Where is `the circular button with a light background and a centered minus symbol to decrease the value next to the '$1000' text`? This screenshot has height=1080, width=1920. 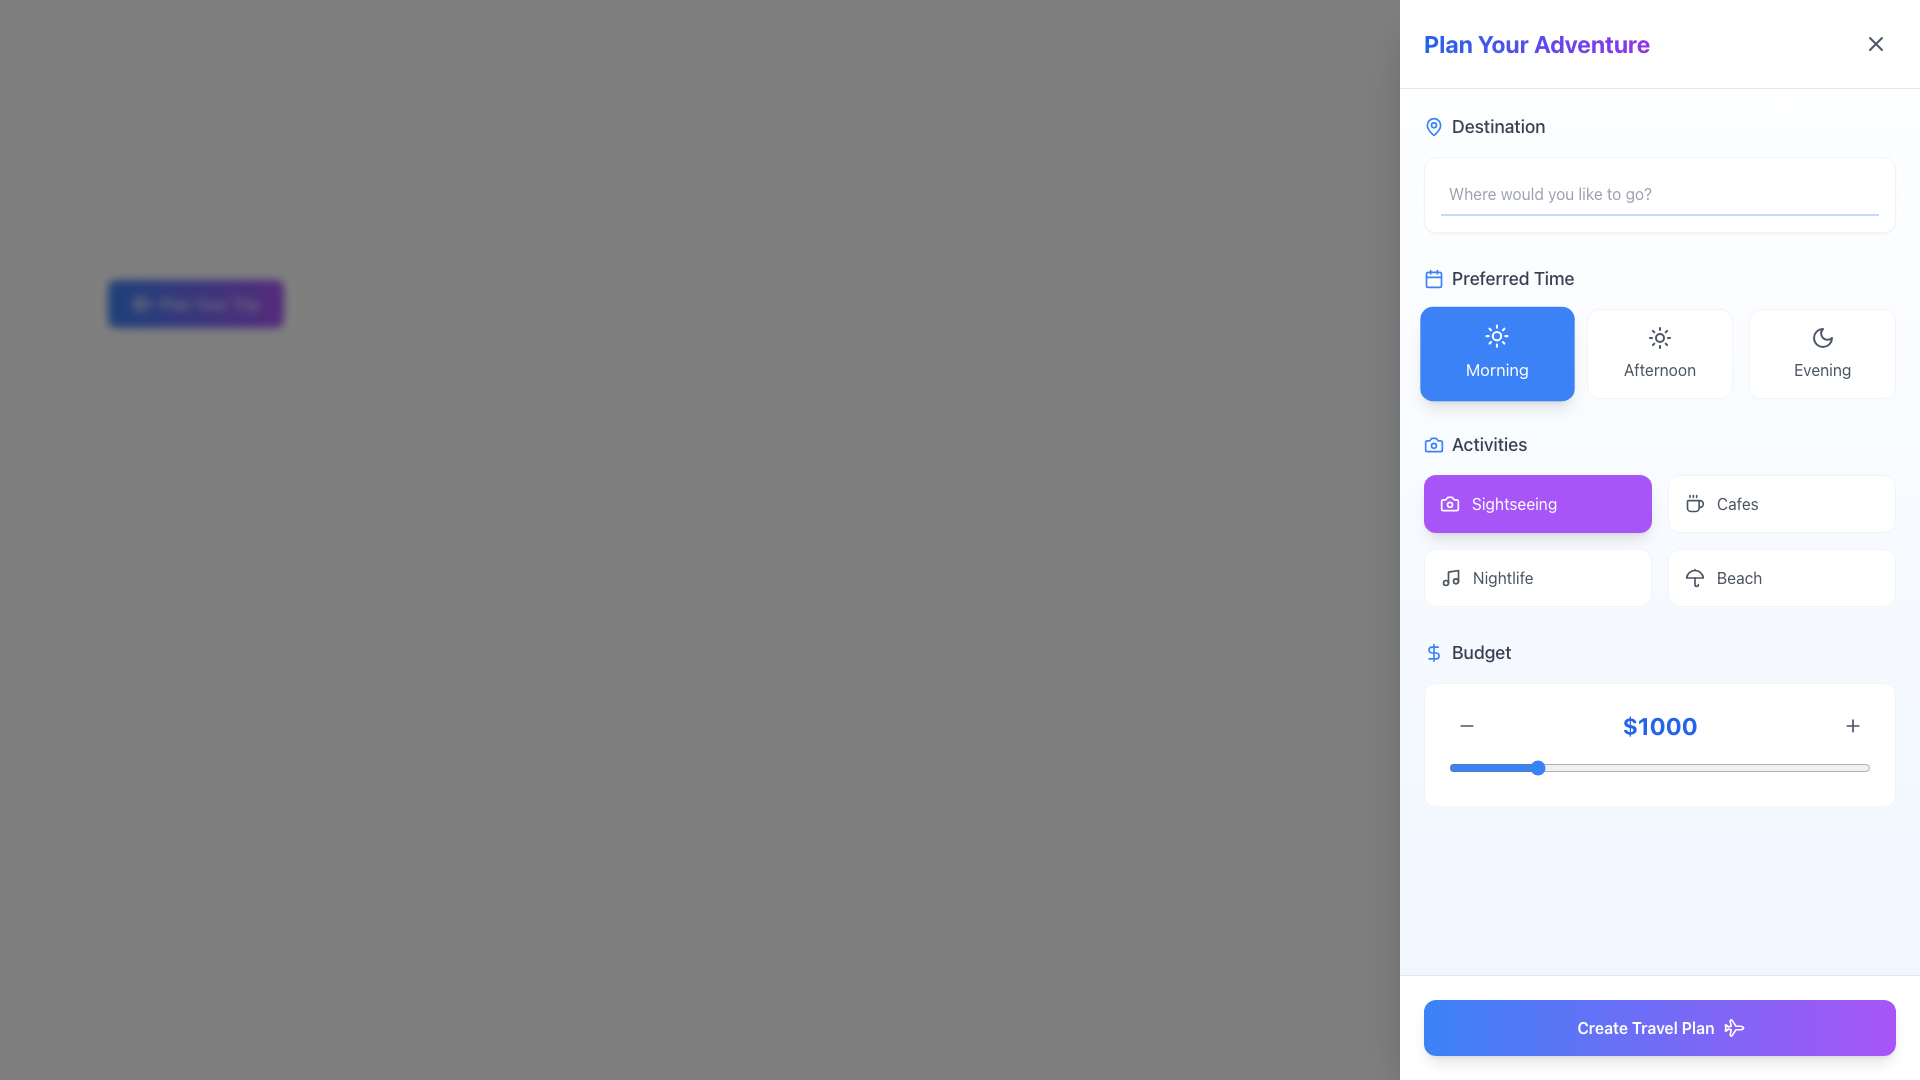 the circular button with a light background and a centered minus symbol to decrease the value next to the '$1000' text is located at coordinates (1467, 725).